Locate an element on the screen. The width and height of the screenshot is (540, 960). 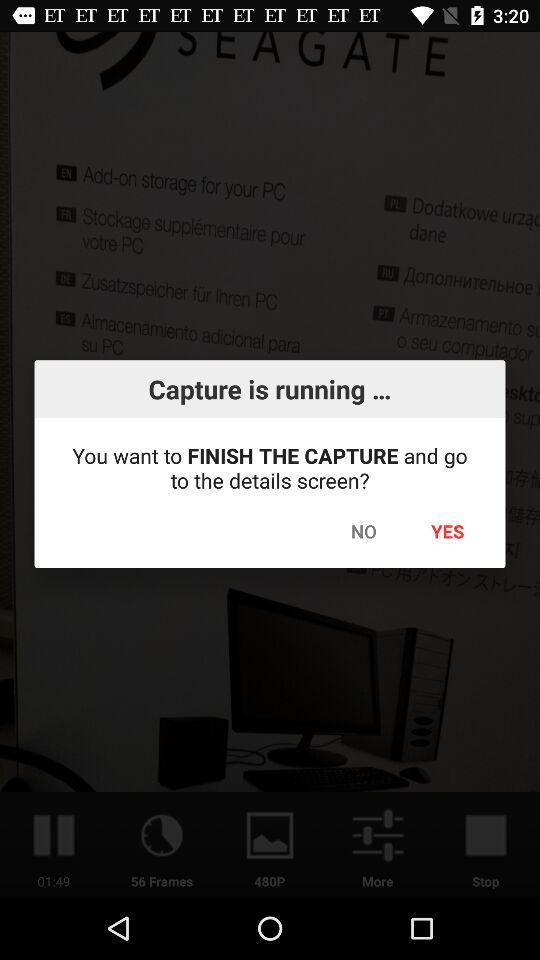
the star icon is located at coordinates (441, 257).